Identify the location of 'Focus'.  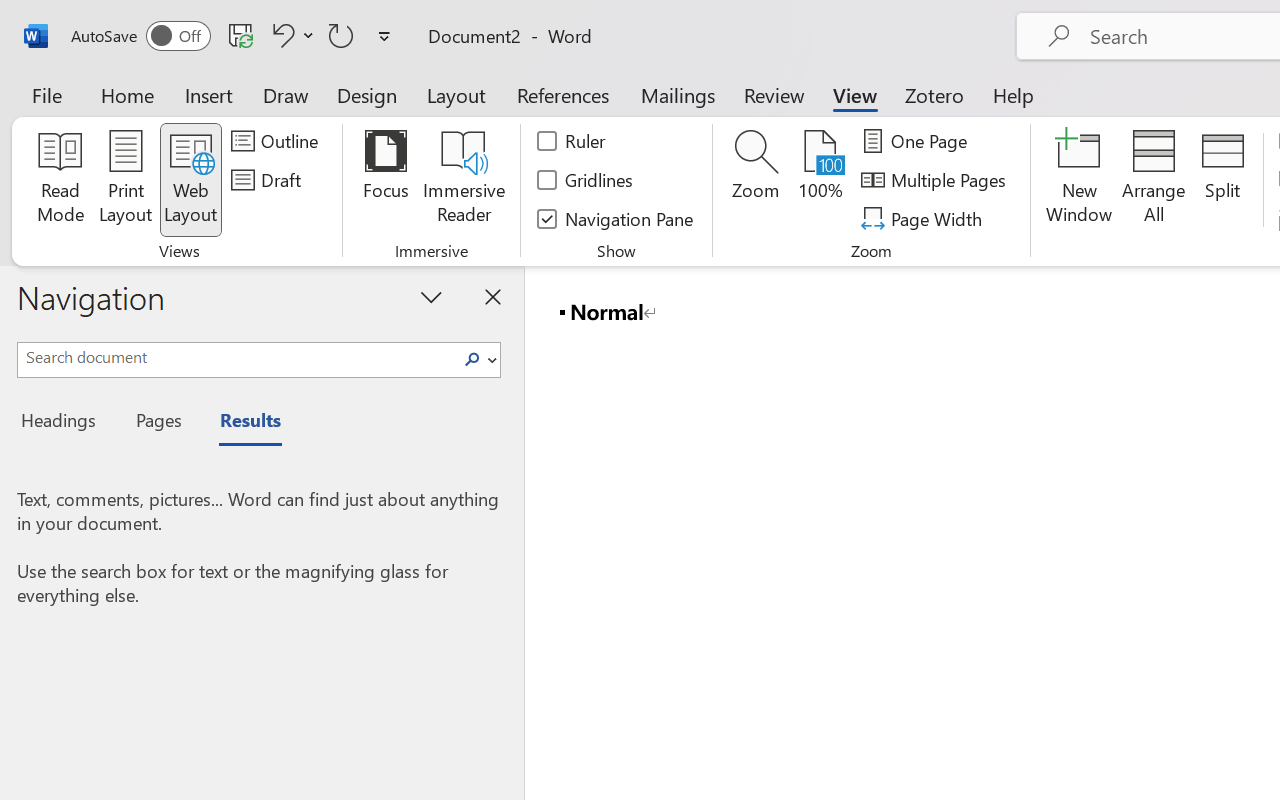
(385, 179).